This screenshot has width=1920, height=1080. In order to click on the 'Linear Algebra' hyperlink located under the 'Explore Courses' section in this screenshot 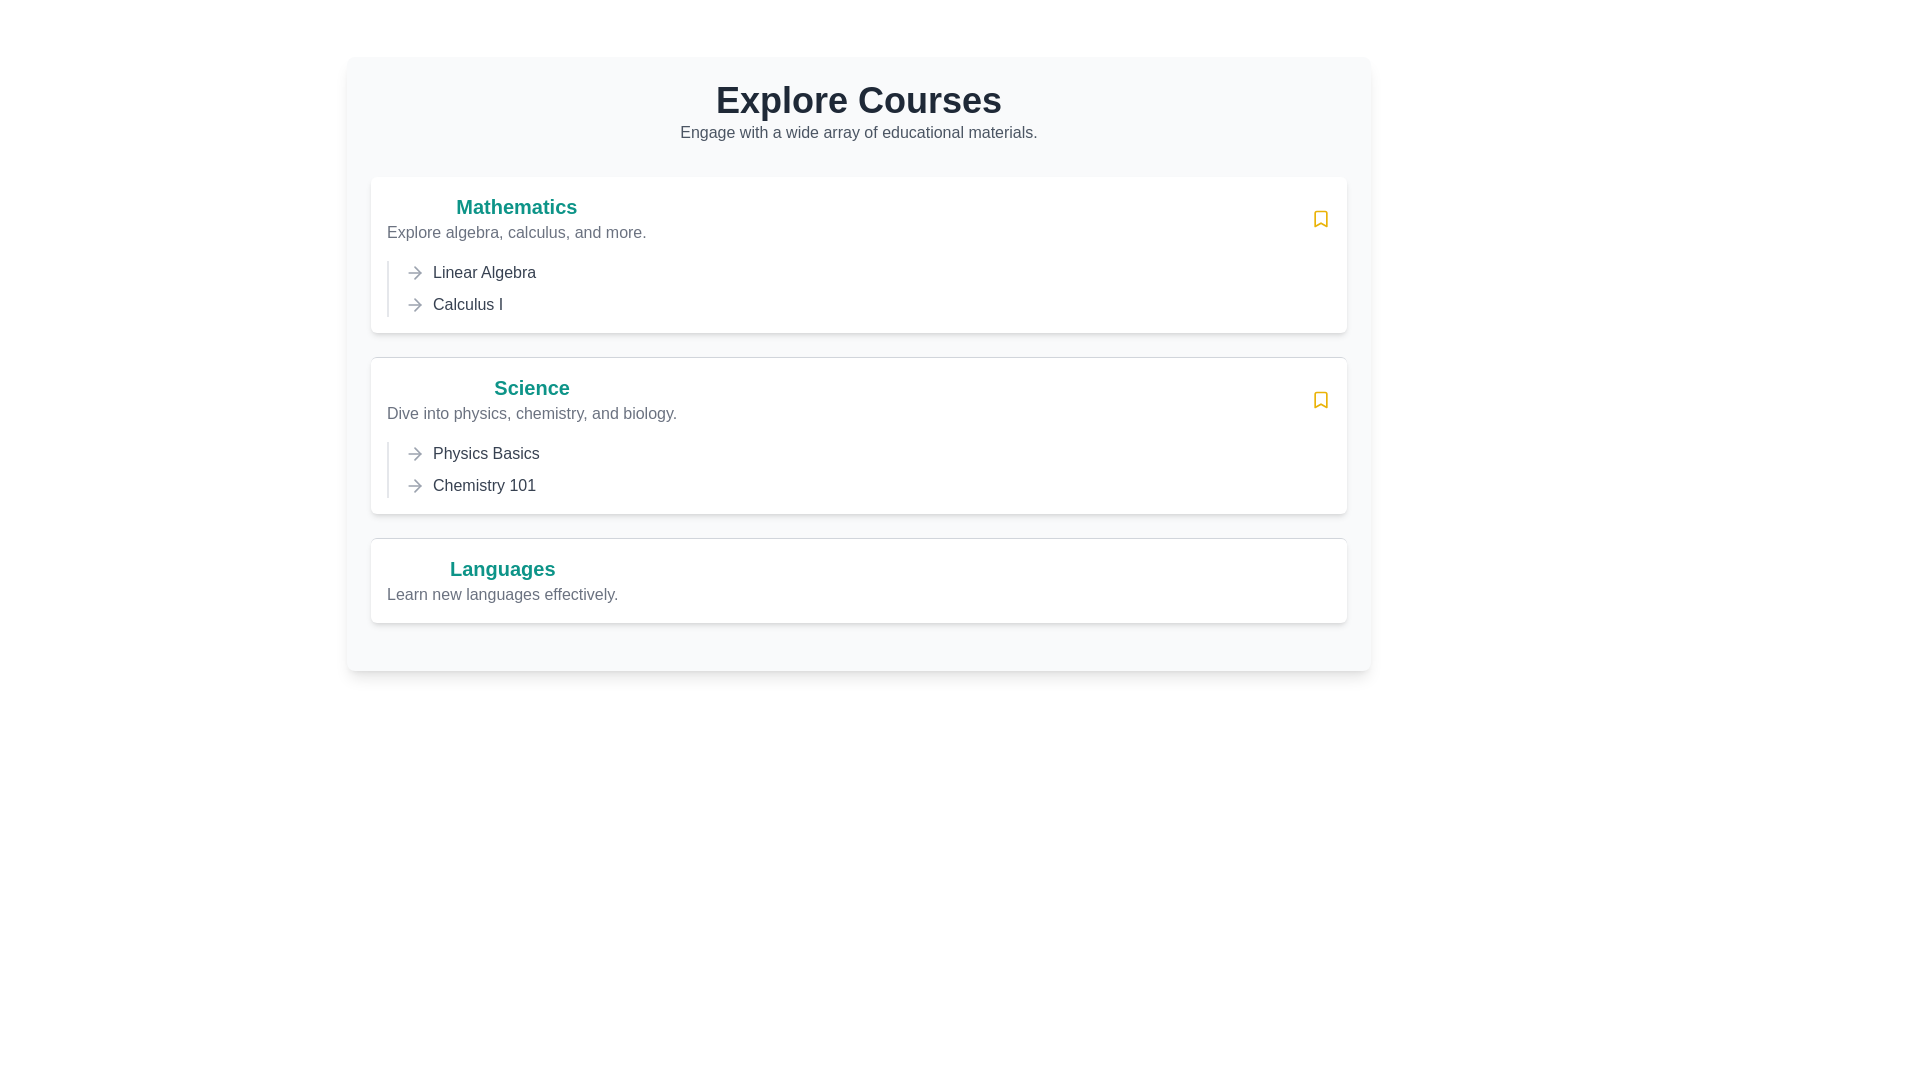, I will do `click(484, 273)`.